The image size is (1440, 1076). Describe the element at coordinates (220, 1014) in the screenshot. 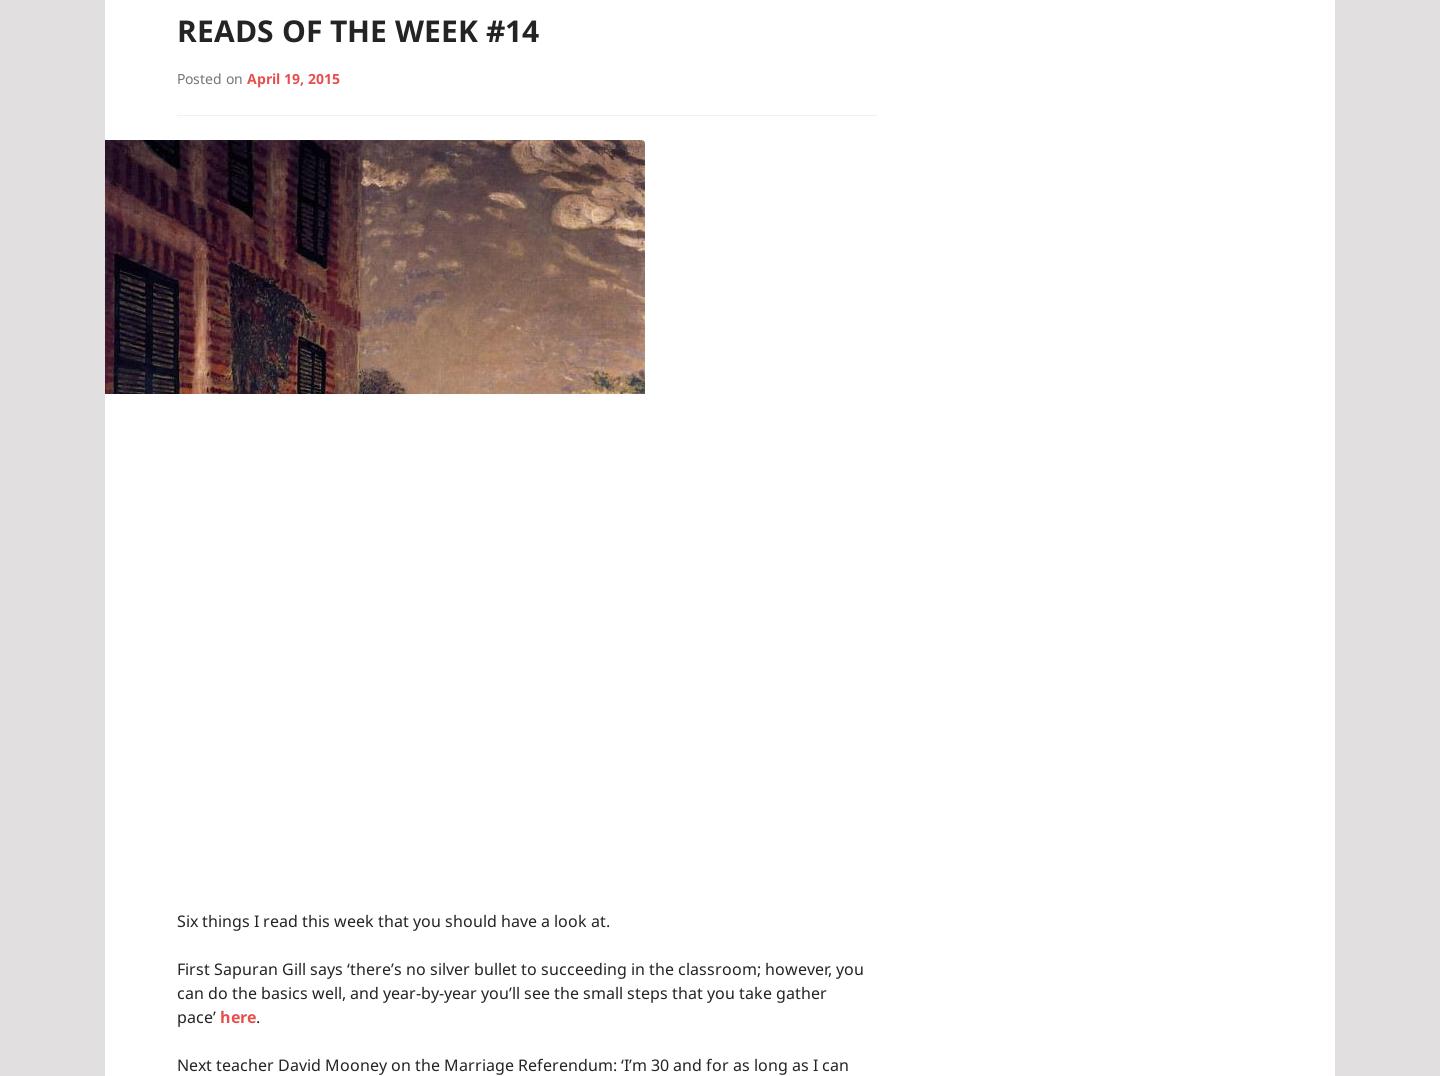

I see `'here'` at that location.